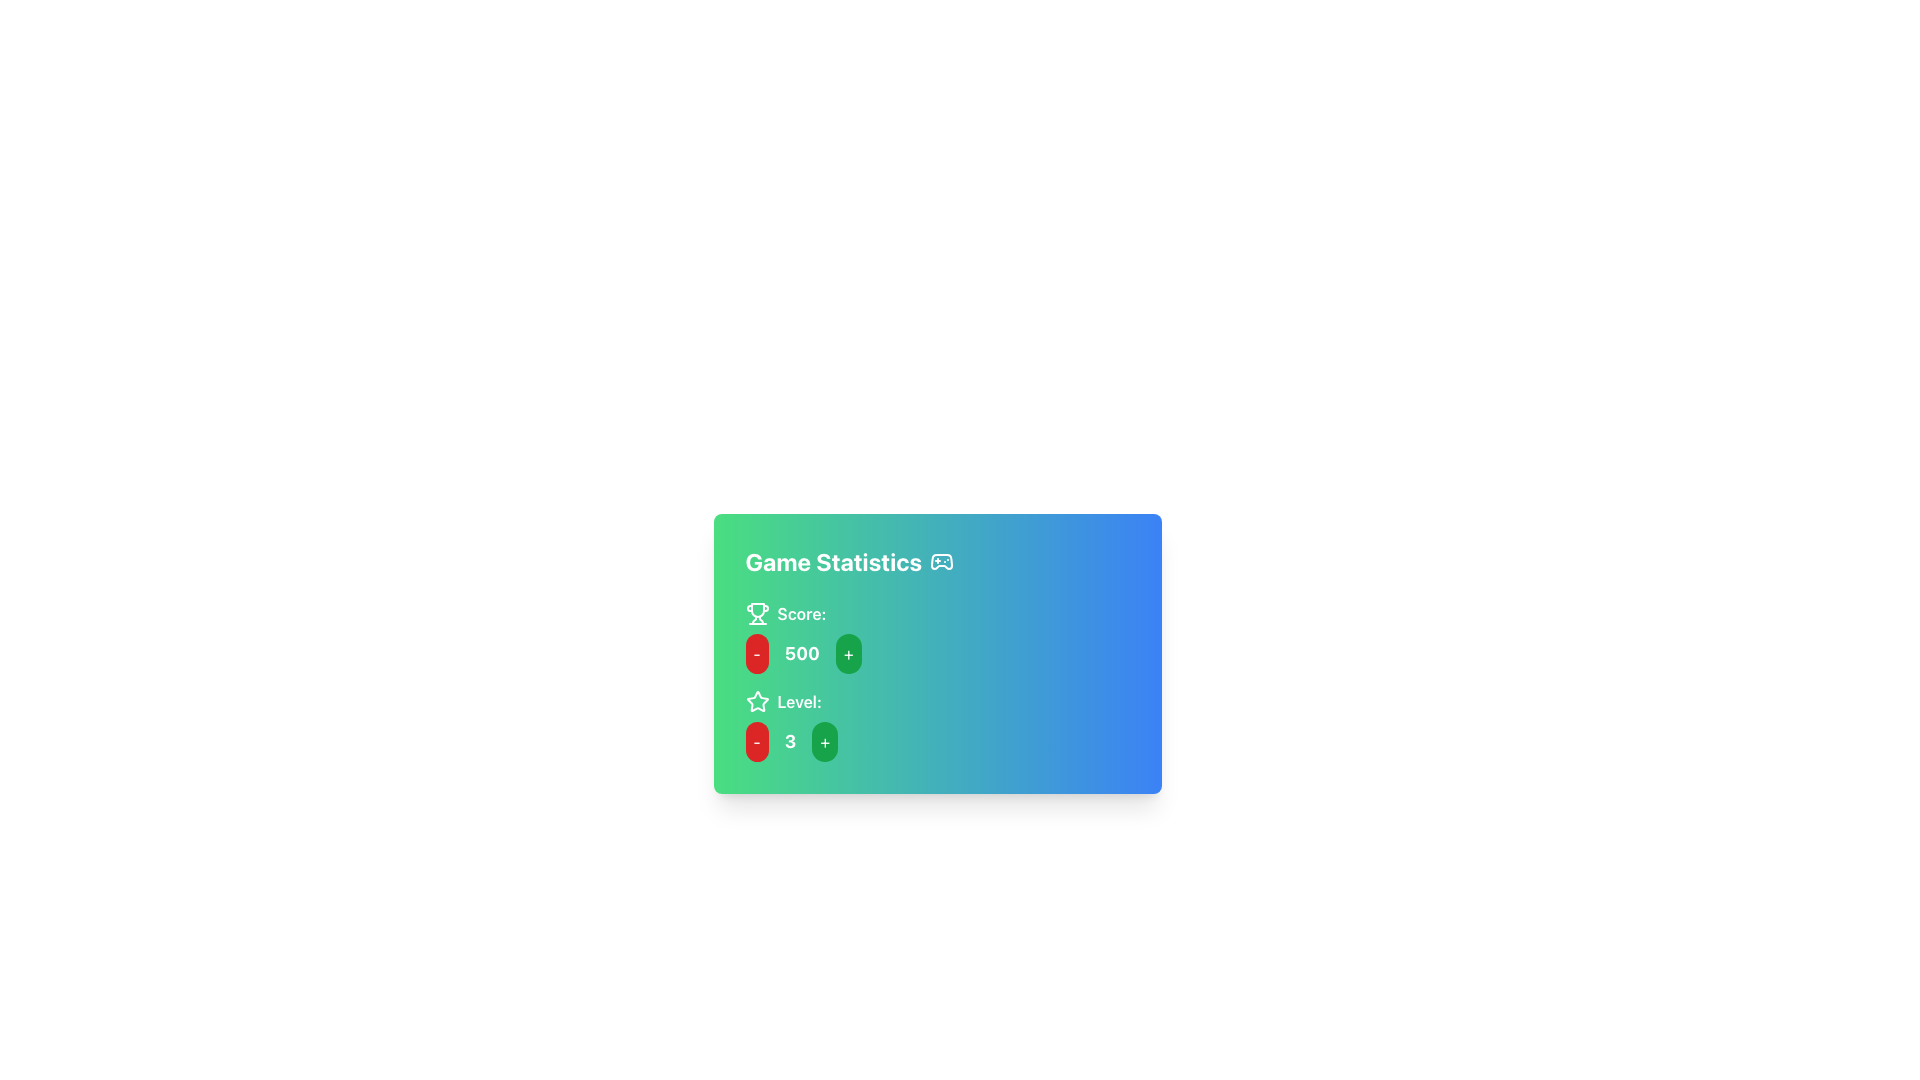 The image size is (1920, 1080). What do you see at coordinates (936, 637) in the screenshot?
I see `current score value displayed in the interactive score control group labeled 'Score:' with buttons for increasing and decreasing the score` at bounding box center [936, 637].